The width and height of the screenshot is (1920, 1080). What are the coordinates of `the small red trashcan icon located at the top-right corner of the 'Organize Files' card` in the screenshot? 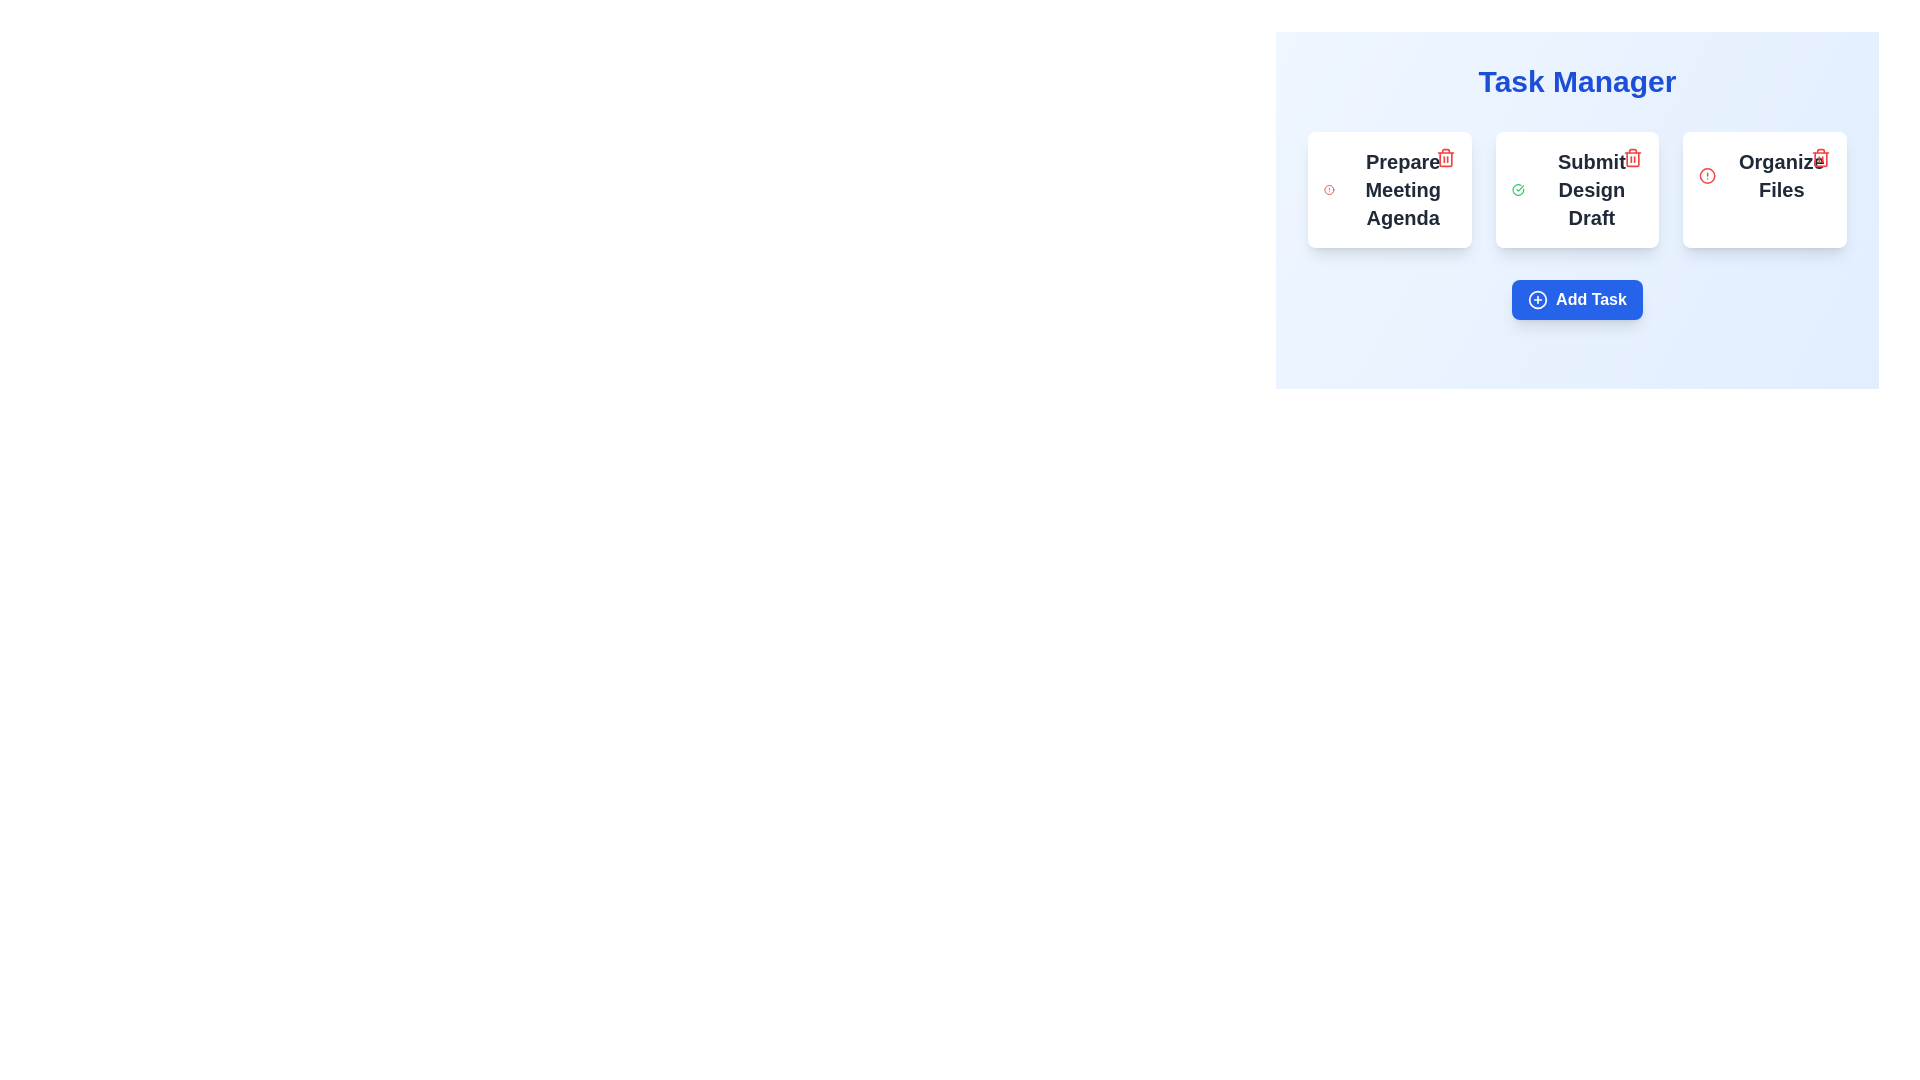 It's located at (1820, 157).